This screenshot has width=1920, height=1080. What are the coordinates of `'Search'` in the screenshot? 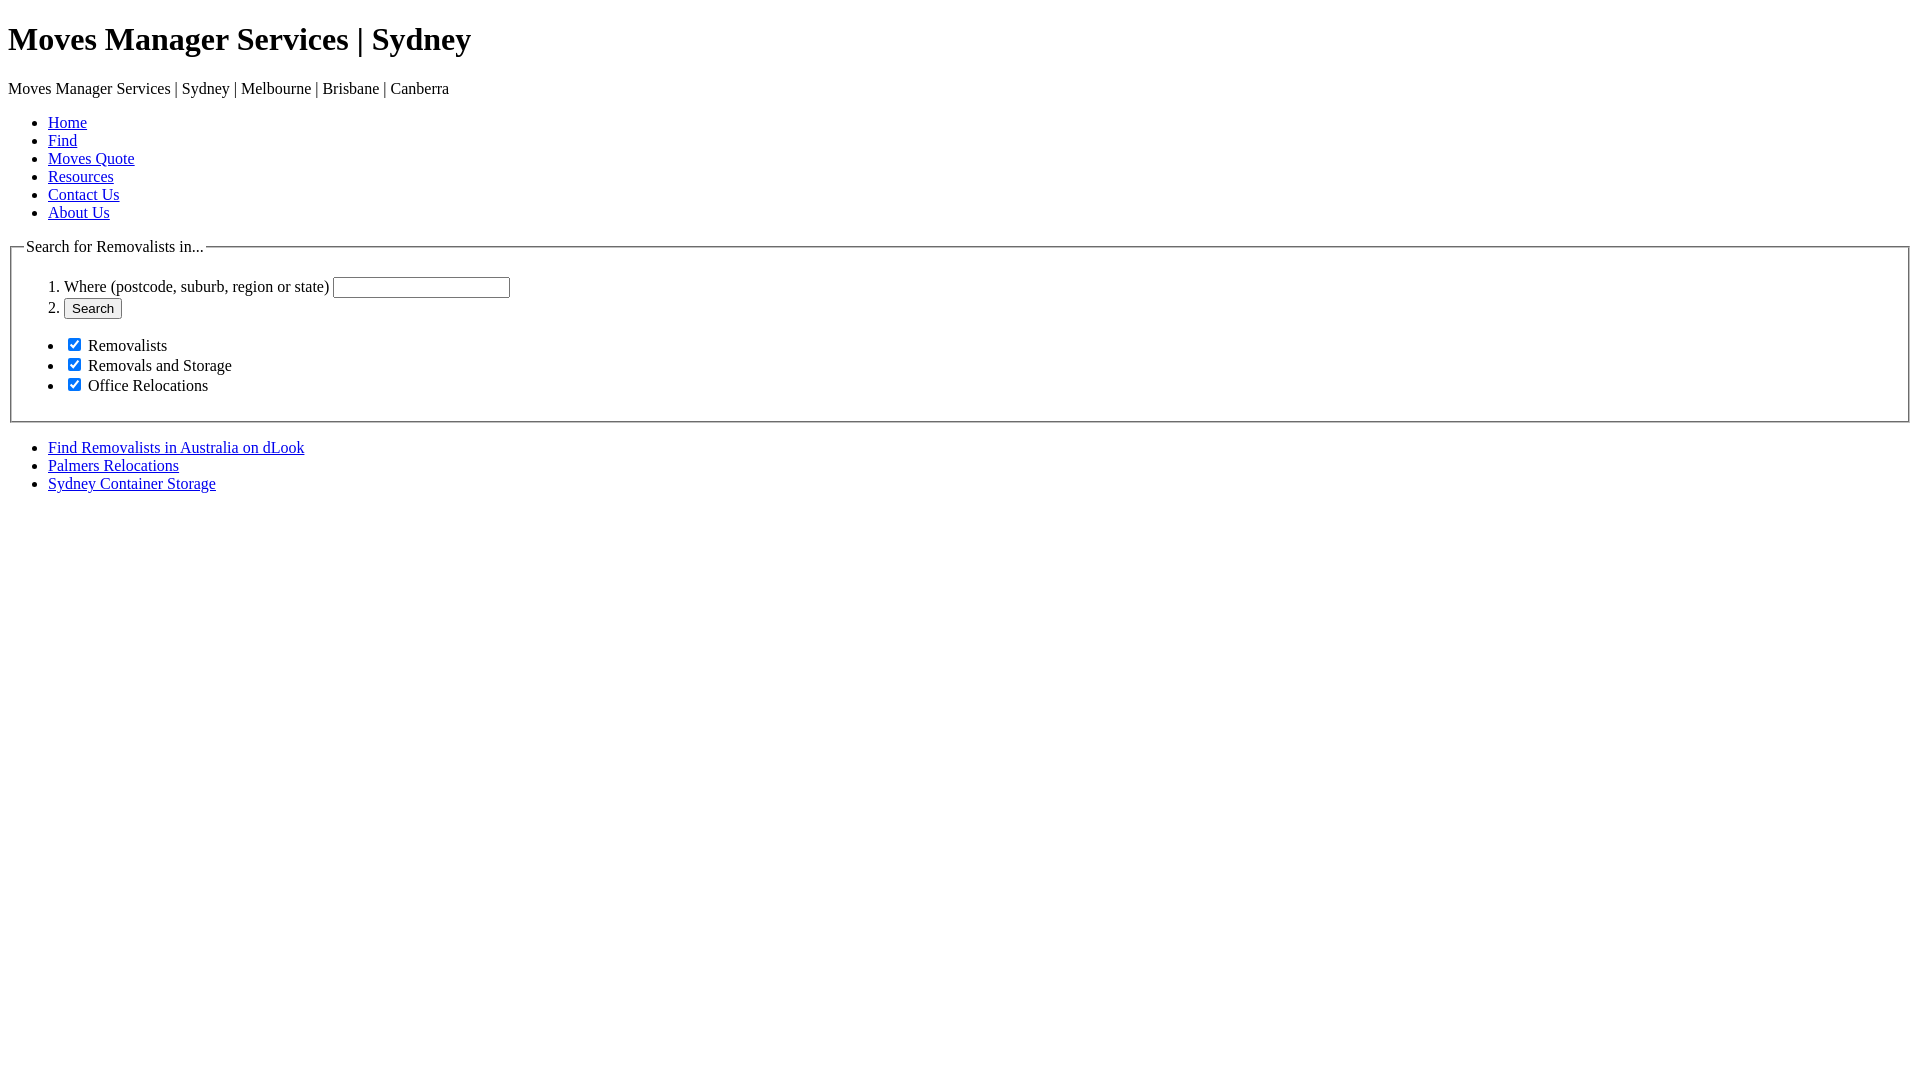 It's located at (91, 308).